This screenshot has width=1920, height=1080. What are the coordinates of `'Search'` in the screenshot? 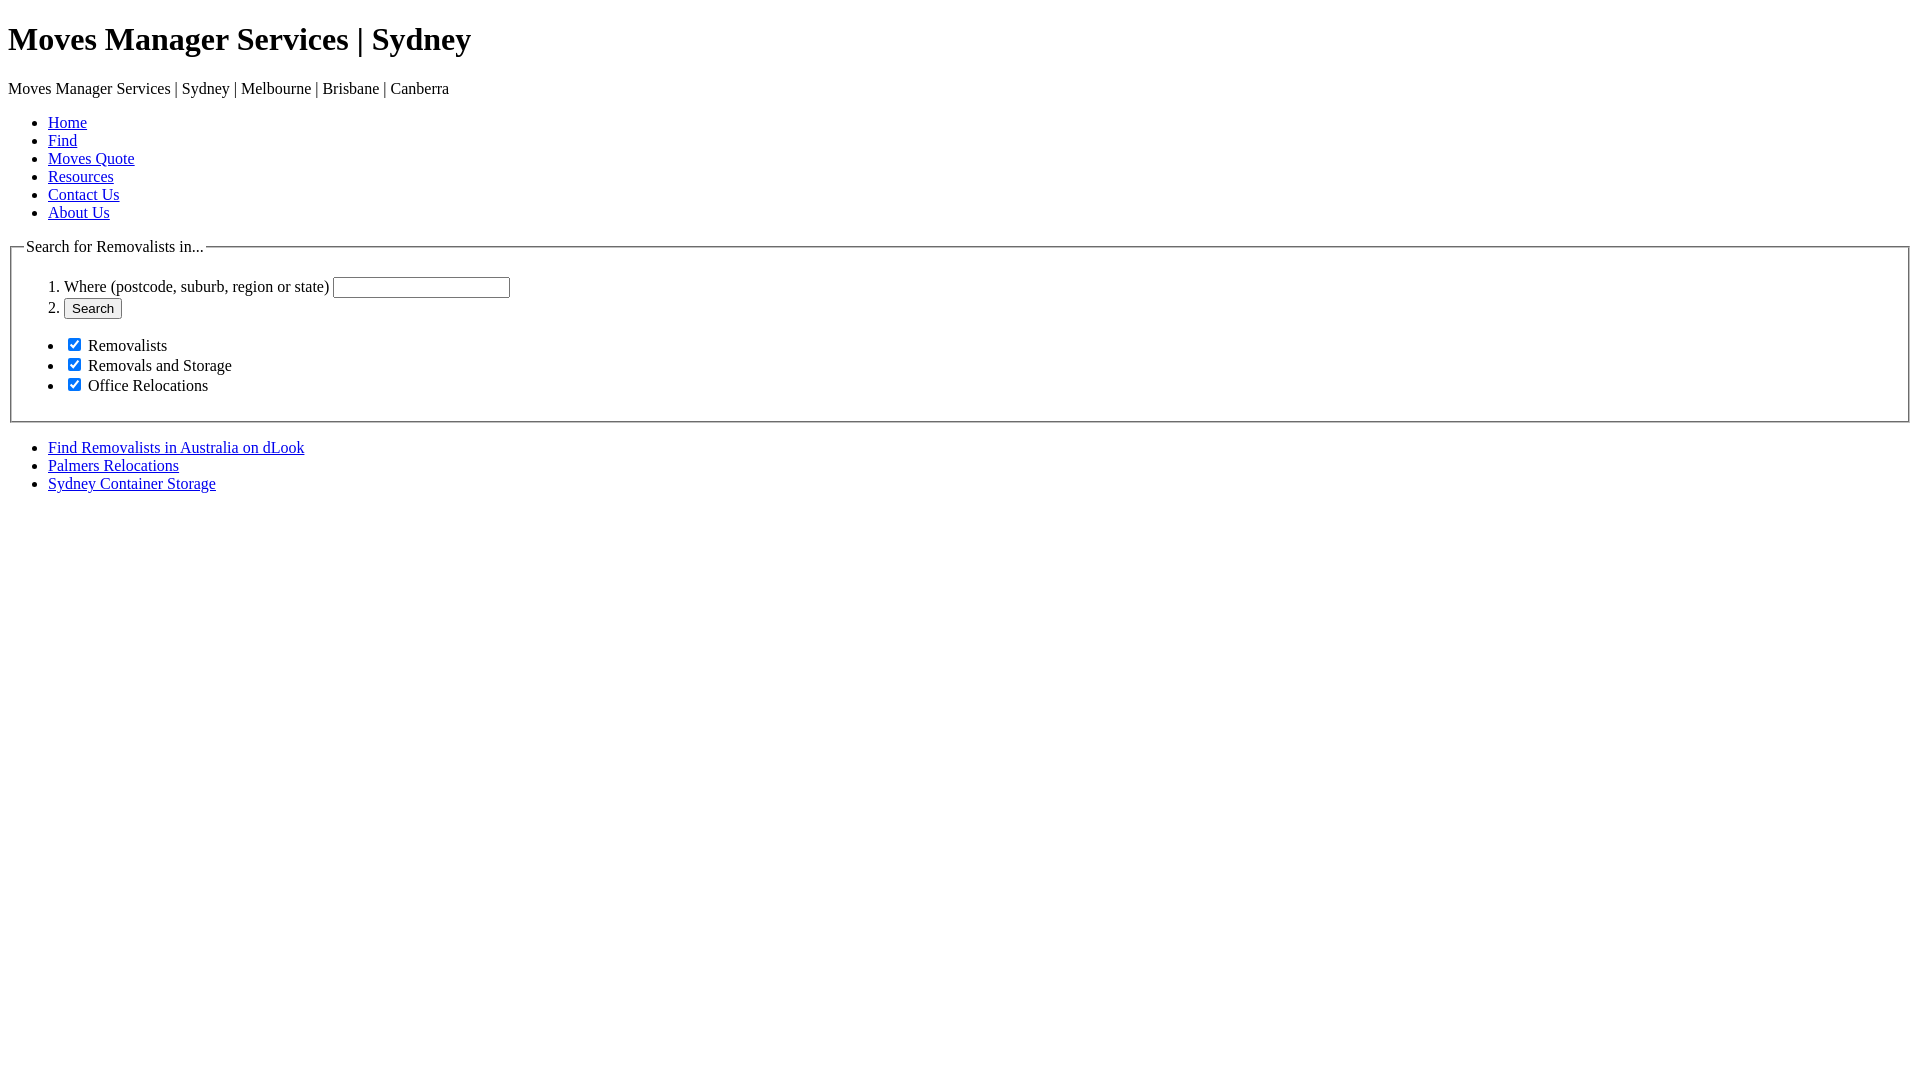 It's located at (91, 308).